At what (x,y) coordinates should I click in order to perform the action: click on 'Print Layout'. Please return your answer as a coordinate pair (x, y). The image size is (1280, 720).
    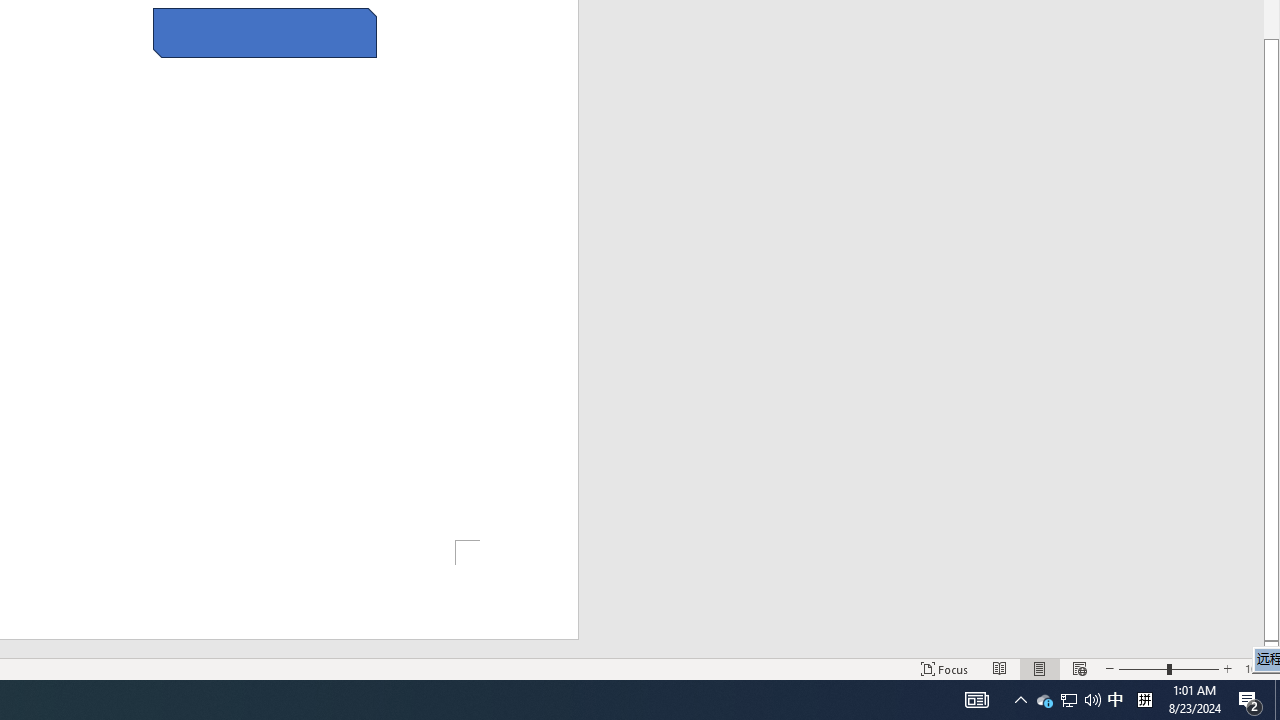
    Looking at the image, I should click on (1040, 669).